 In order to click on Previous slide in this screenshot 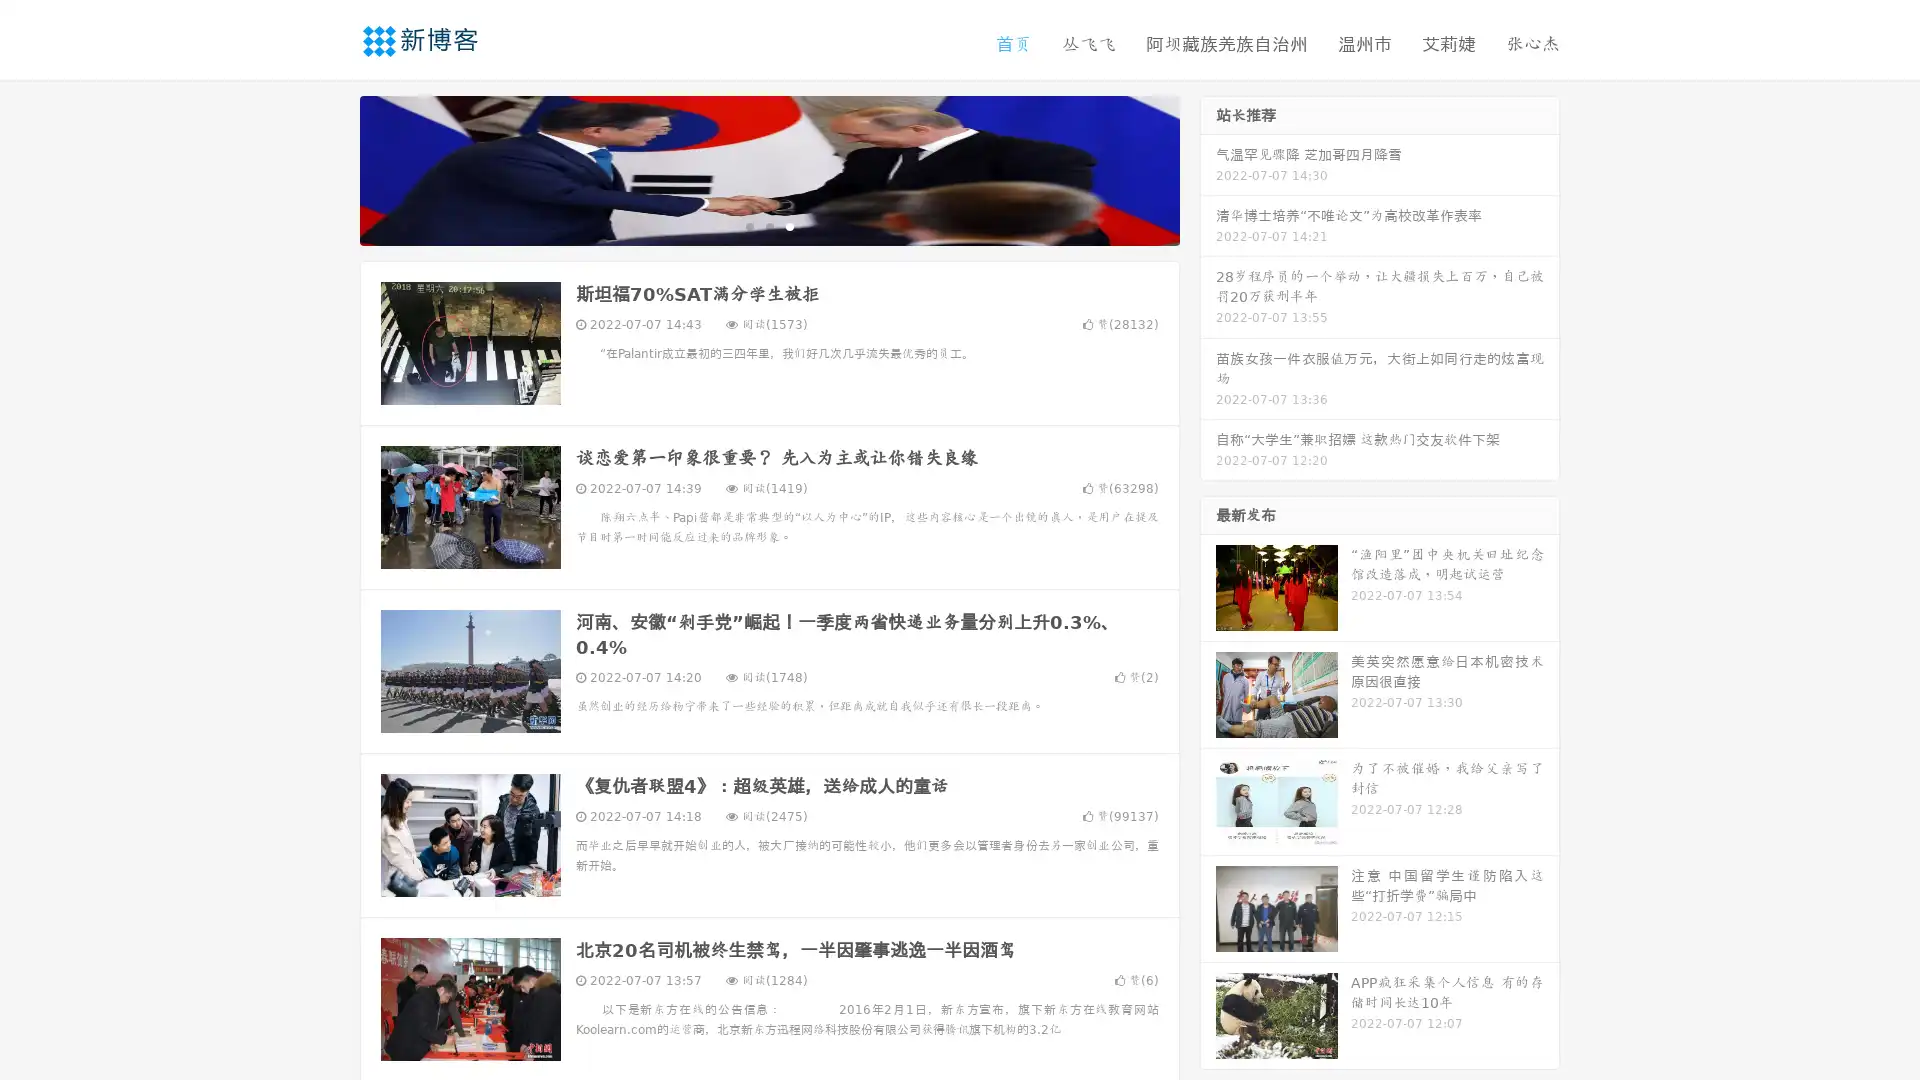, I will do `click(330, 168)`.